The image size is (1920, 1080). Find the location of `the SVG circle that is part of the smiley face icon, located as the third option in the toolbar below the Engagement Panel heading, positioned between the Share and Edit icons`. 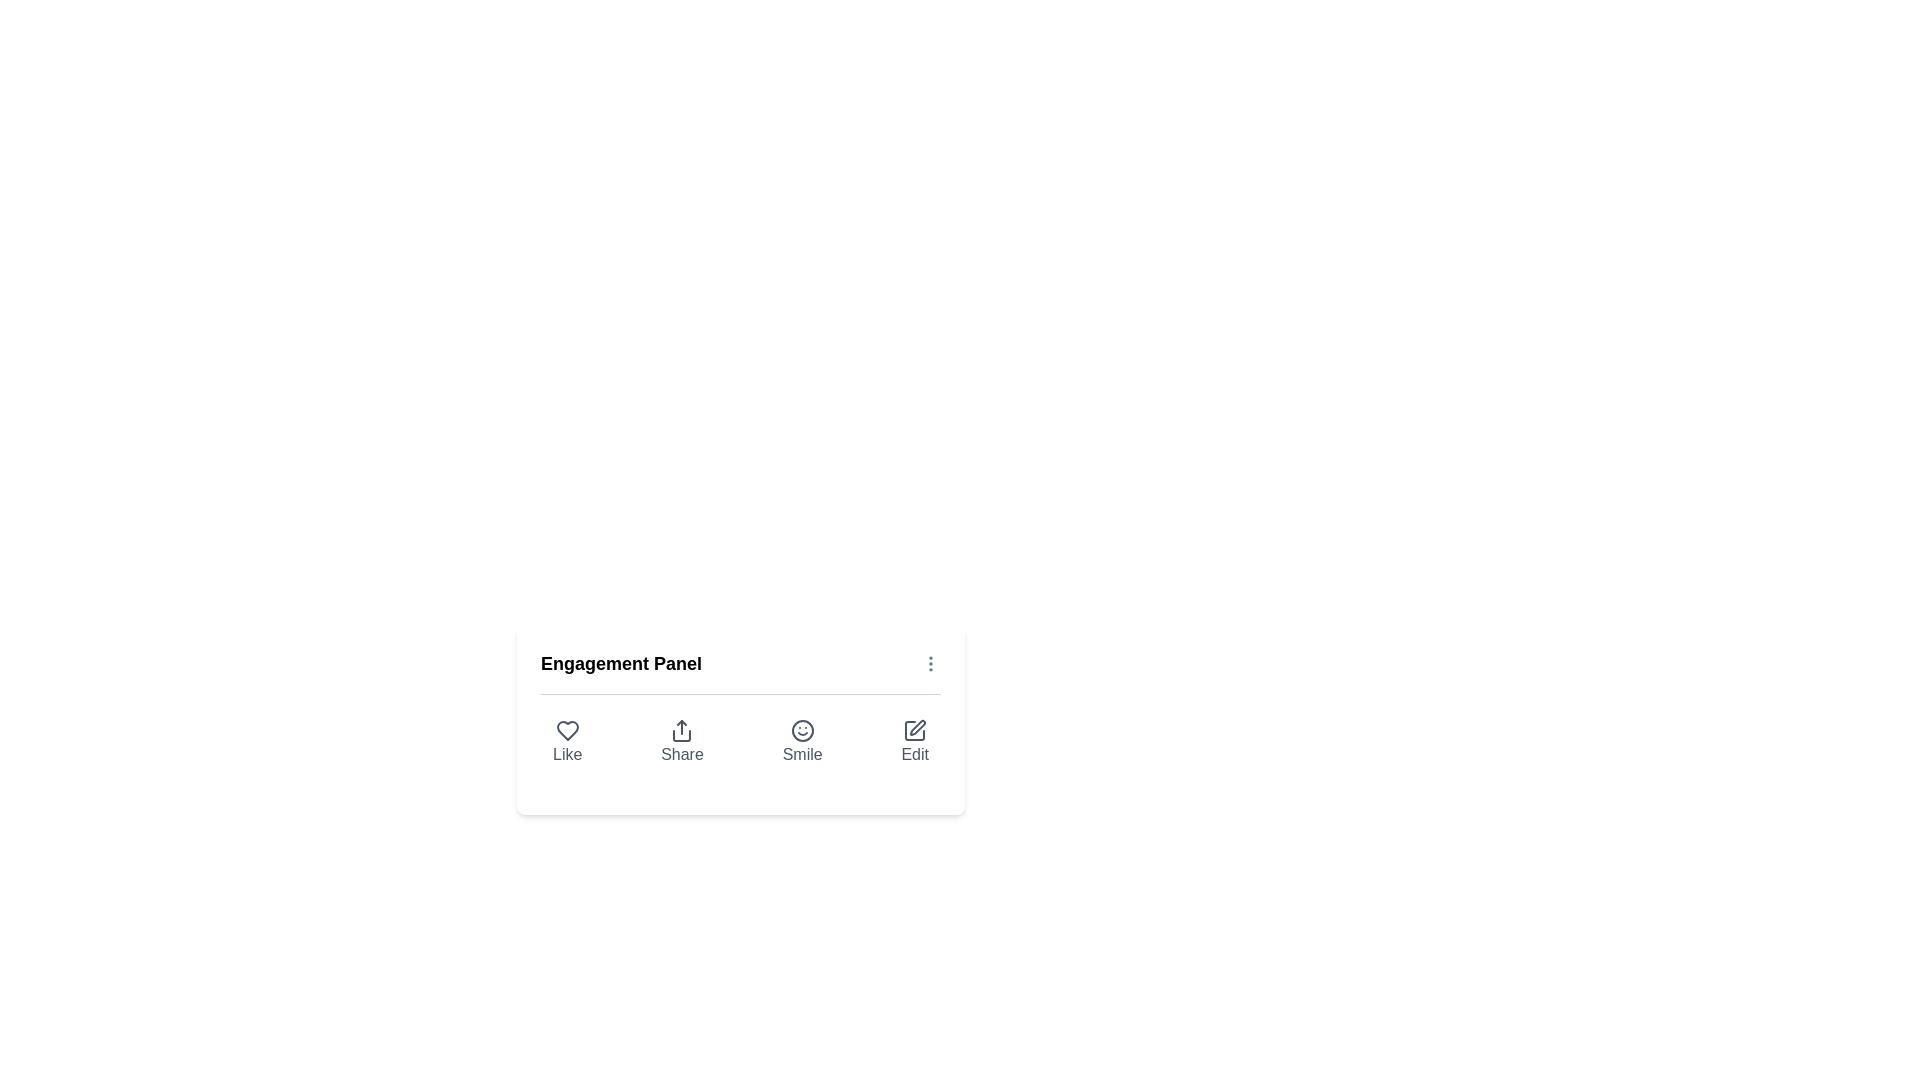

the SVG circle that is part of the smiley face icon, located as the third option in the toolbar below the Engagement Panel heading, positioned between the Share and Edit icons is located at coordinates (802, 731).